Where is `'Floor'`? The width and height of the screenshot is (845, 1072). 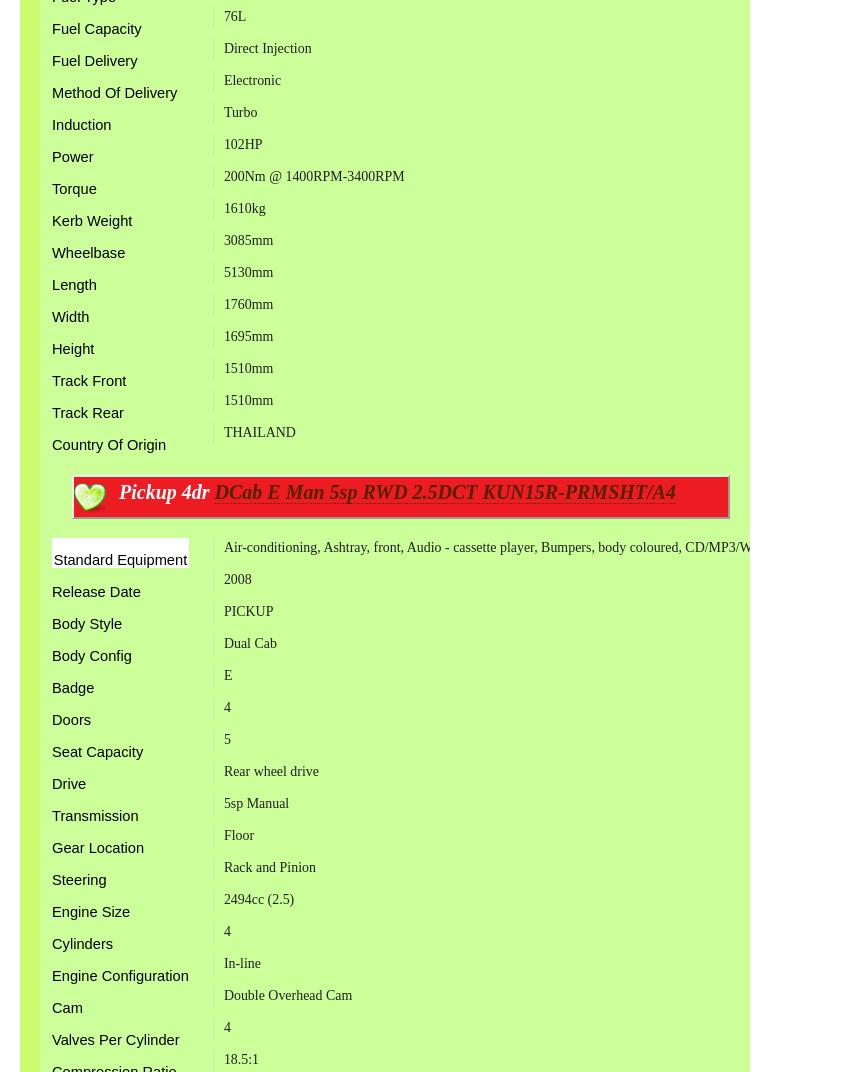
'Floor' is located at coordinates (237, 833).